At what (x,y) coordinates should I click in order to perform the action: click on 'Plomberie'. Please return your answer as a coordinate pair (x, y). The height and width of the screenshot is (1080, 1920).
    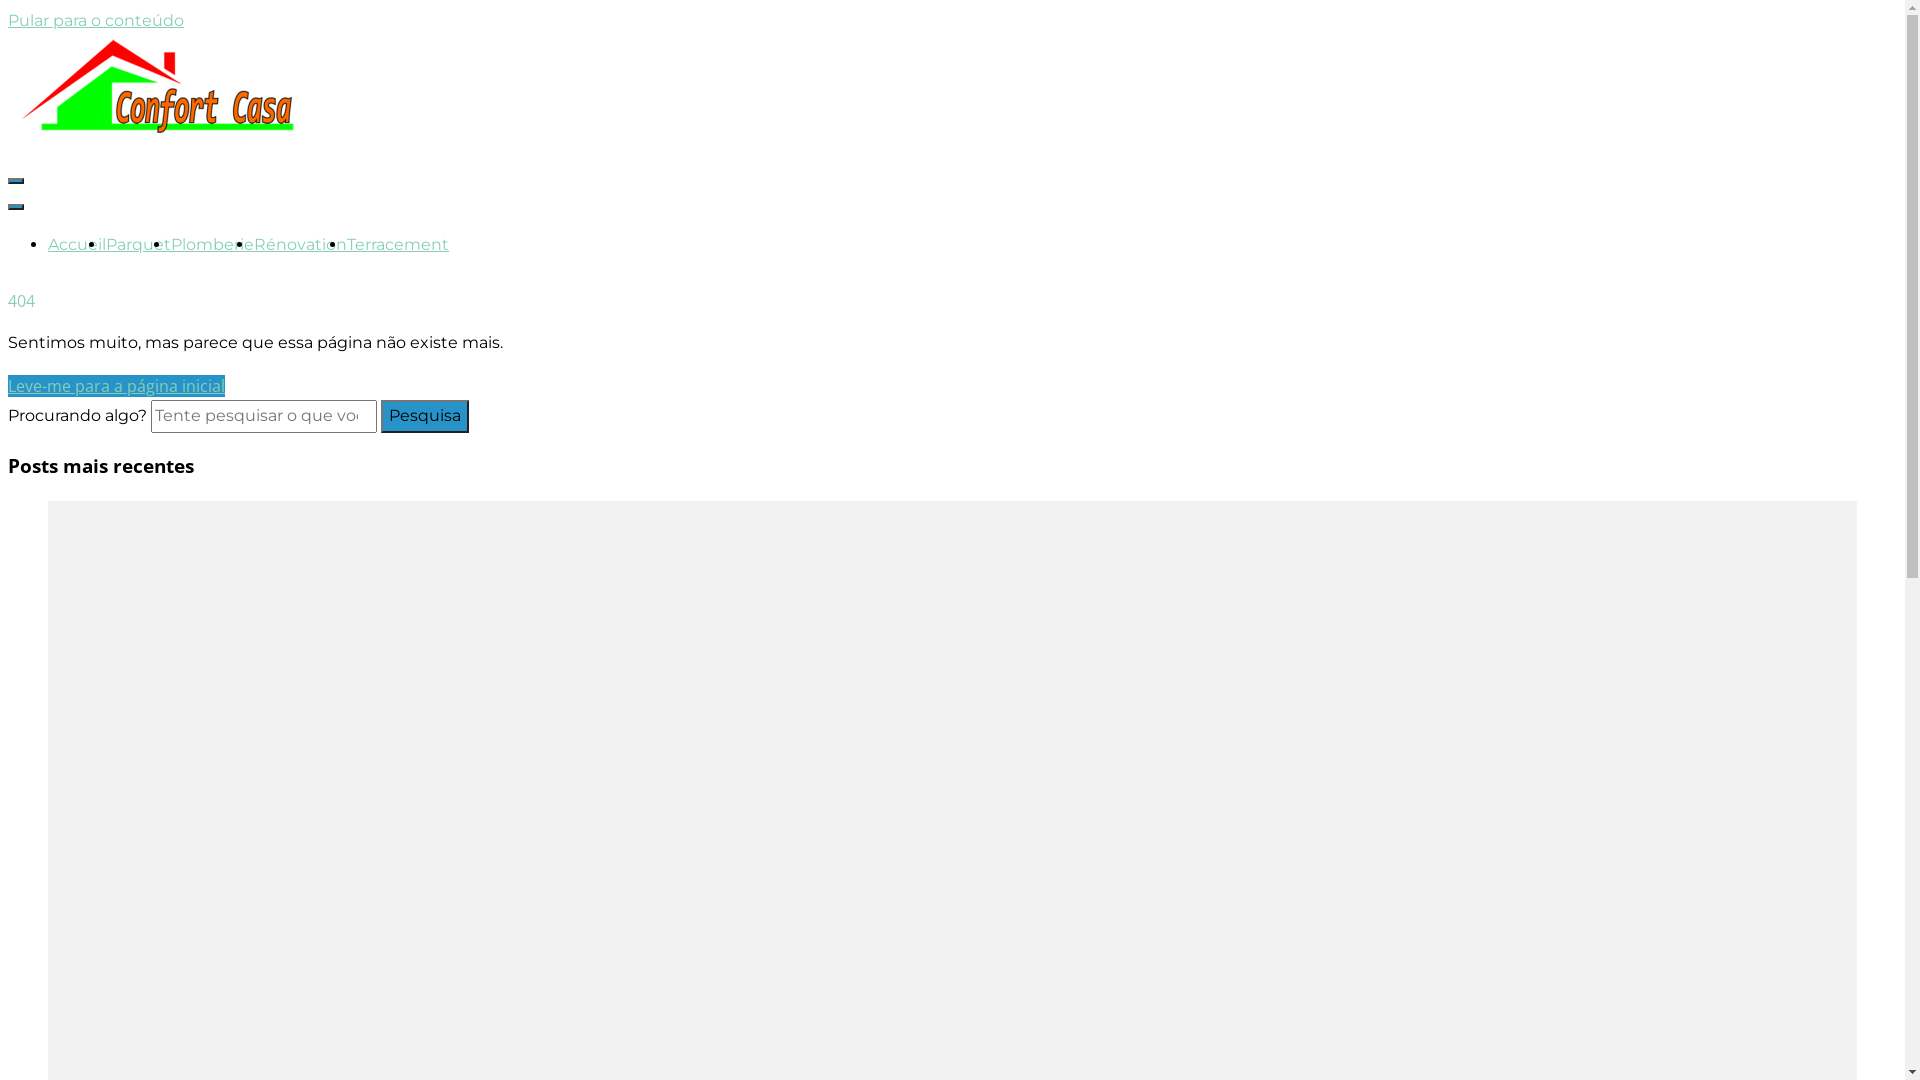
    Looking at the image, I should click on (212, 243).